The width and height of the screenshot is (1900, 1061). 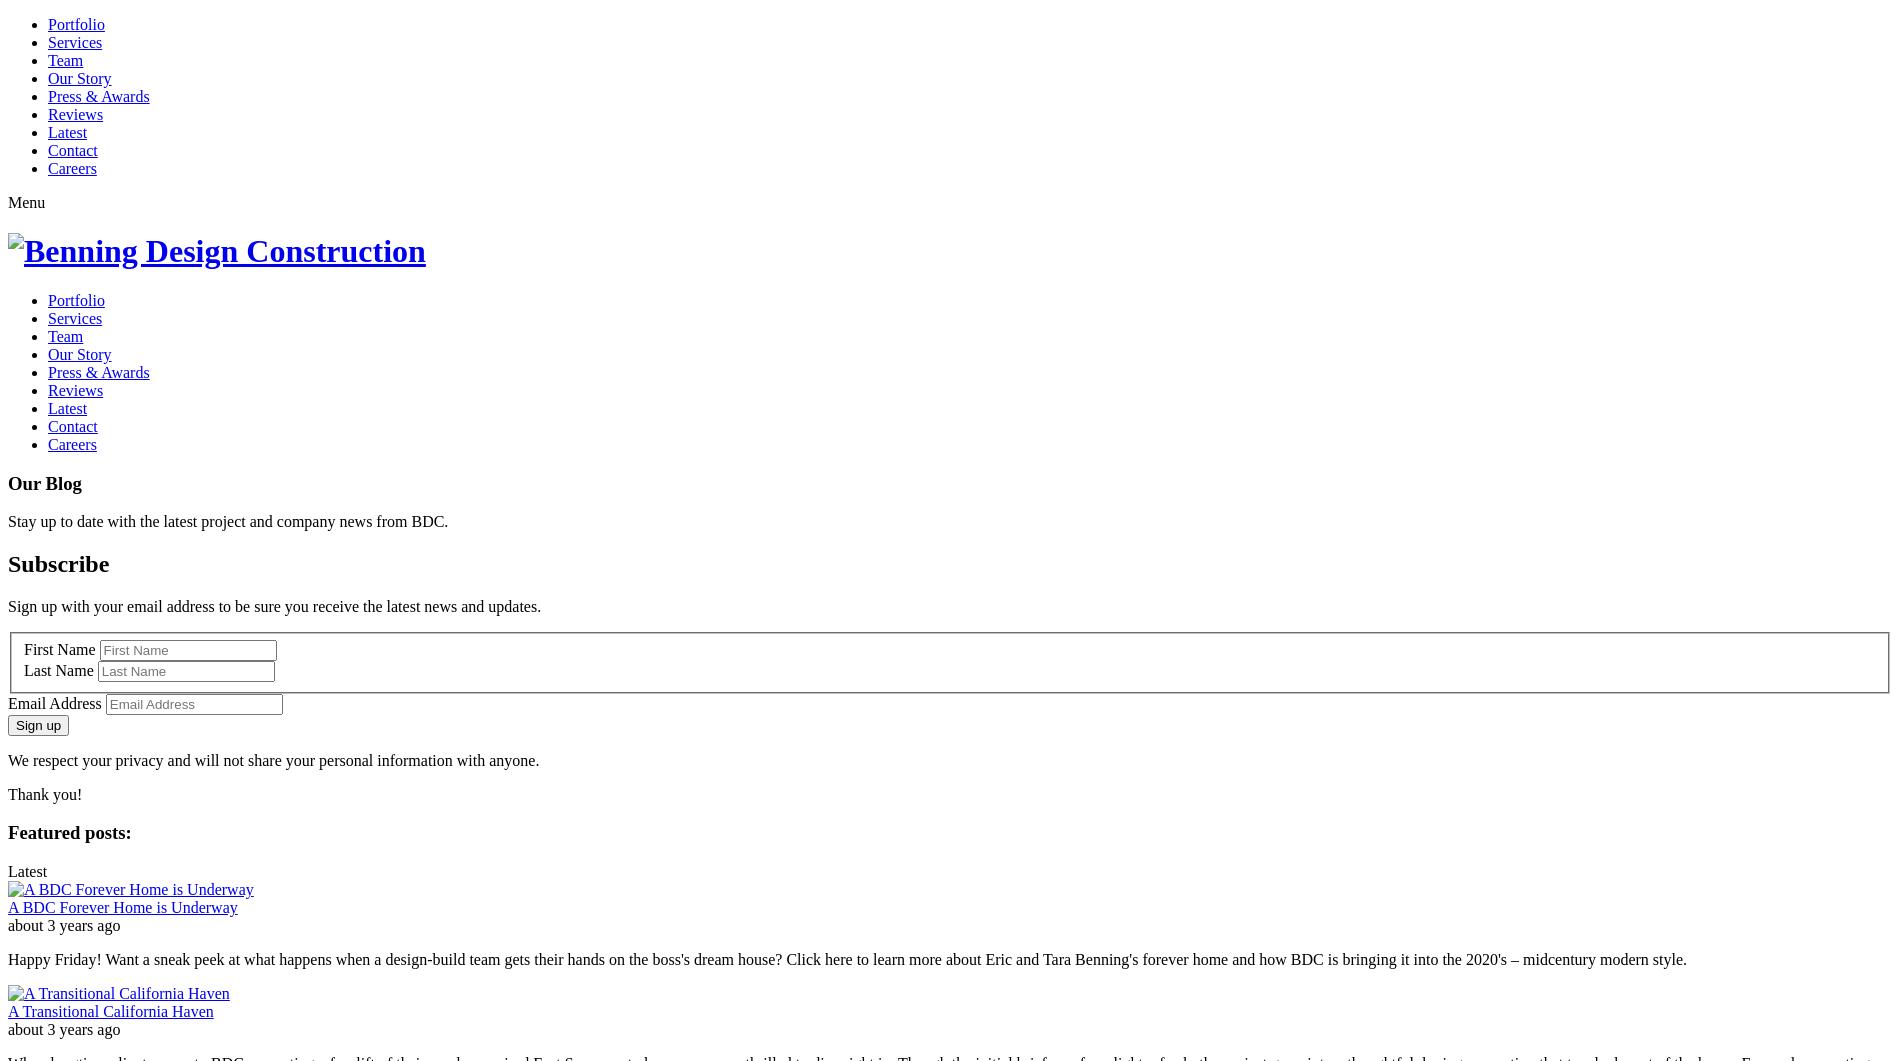 What do you see at coordinates (45, 793) in the screenshot?
I see `'Thank you!'` at bounding box center [45, 793].